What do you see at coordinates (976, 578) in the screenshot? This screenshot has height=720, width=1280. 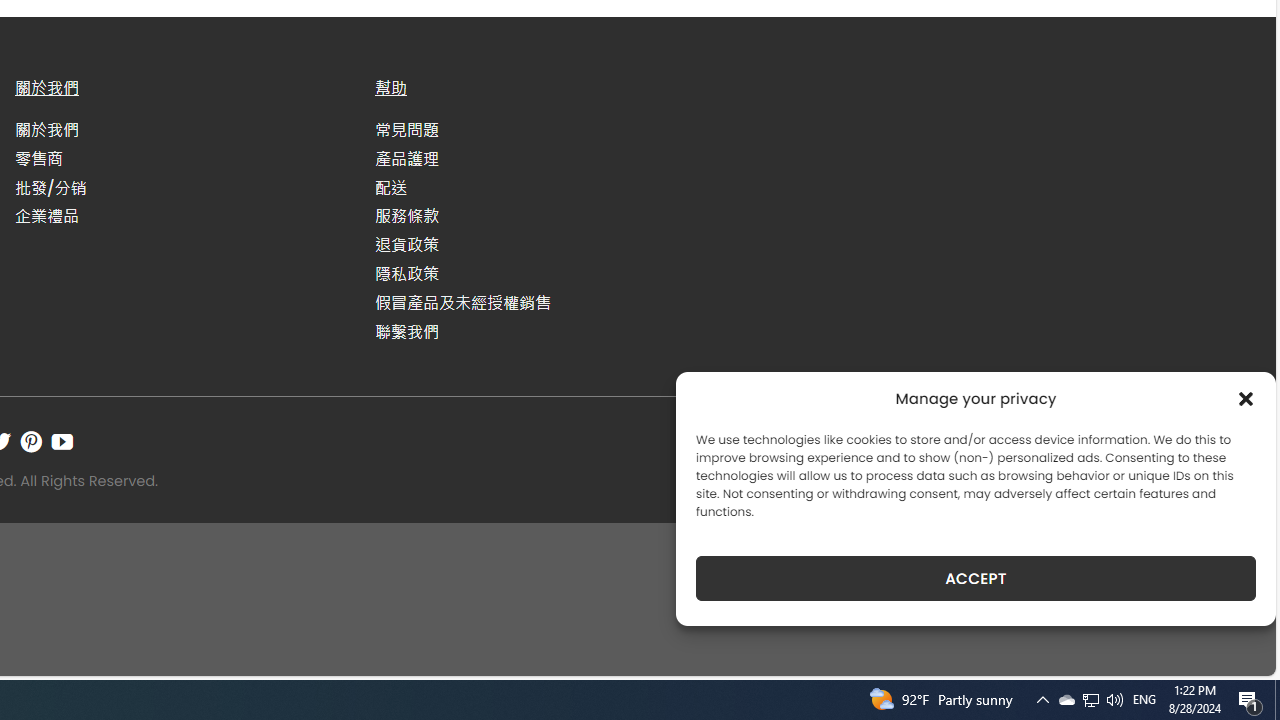 I see `'ACCEPT'` at bounding box center [976, 578].